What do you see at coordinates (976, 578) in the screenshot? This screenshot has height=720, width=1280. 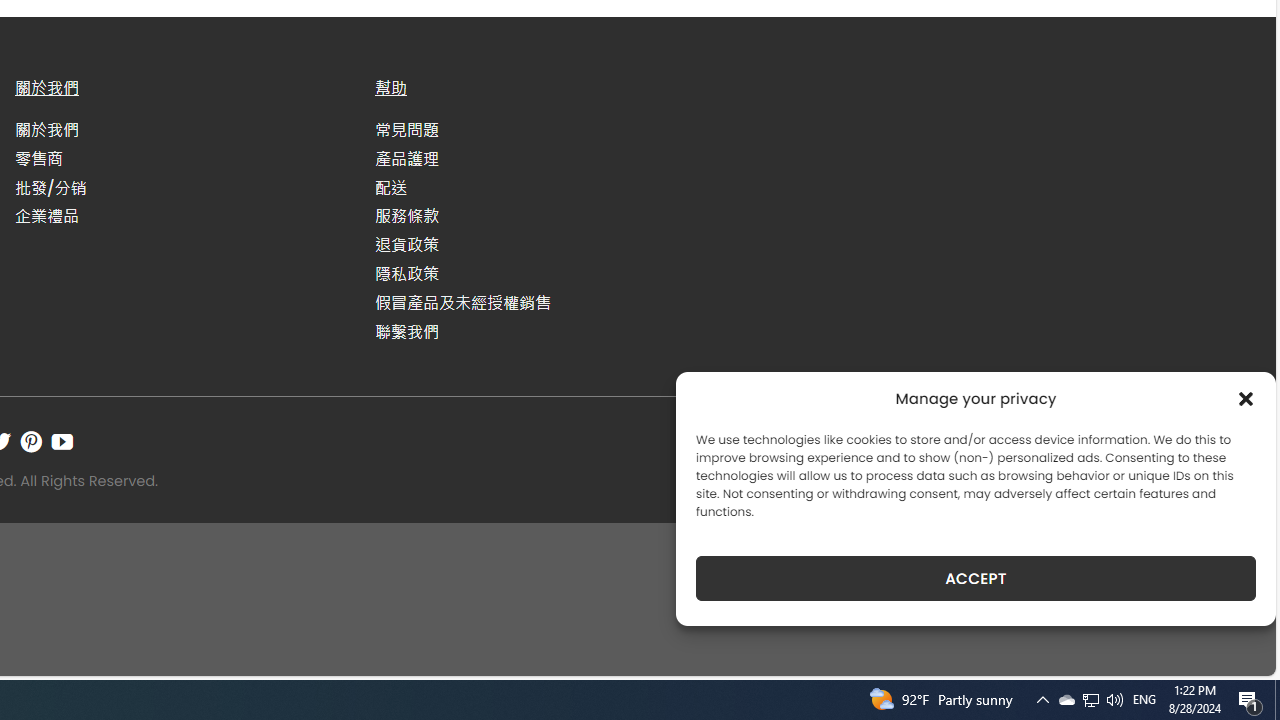 I see `'ACCEPT'` at bounding box center [976, 578].